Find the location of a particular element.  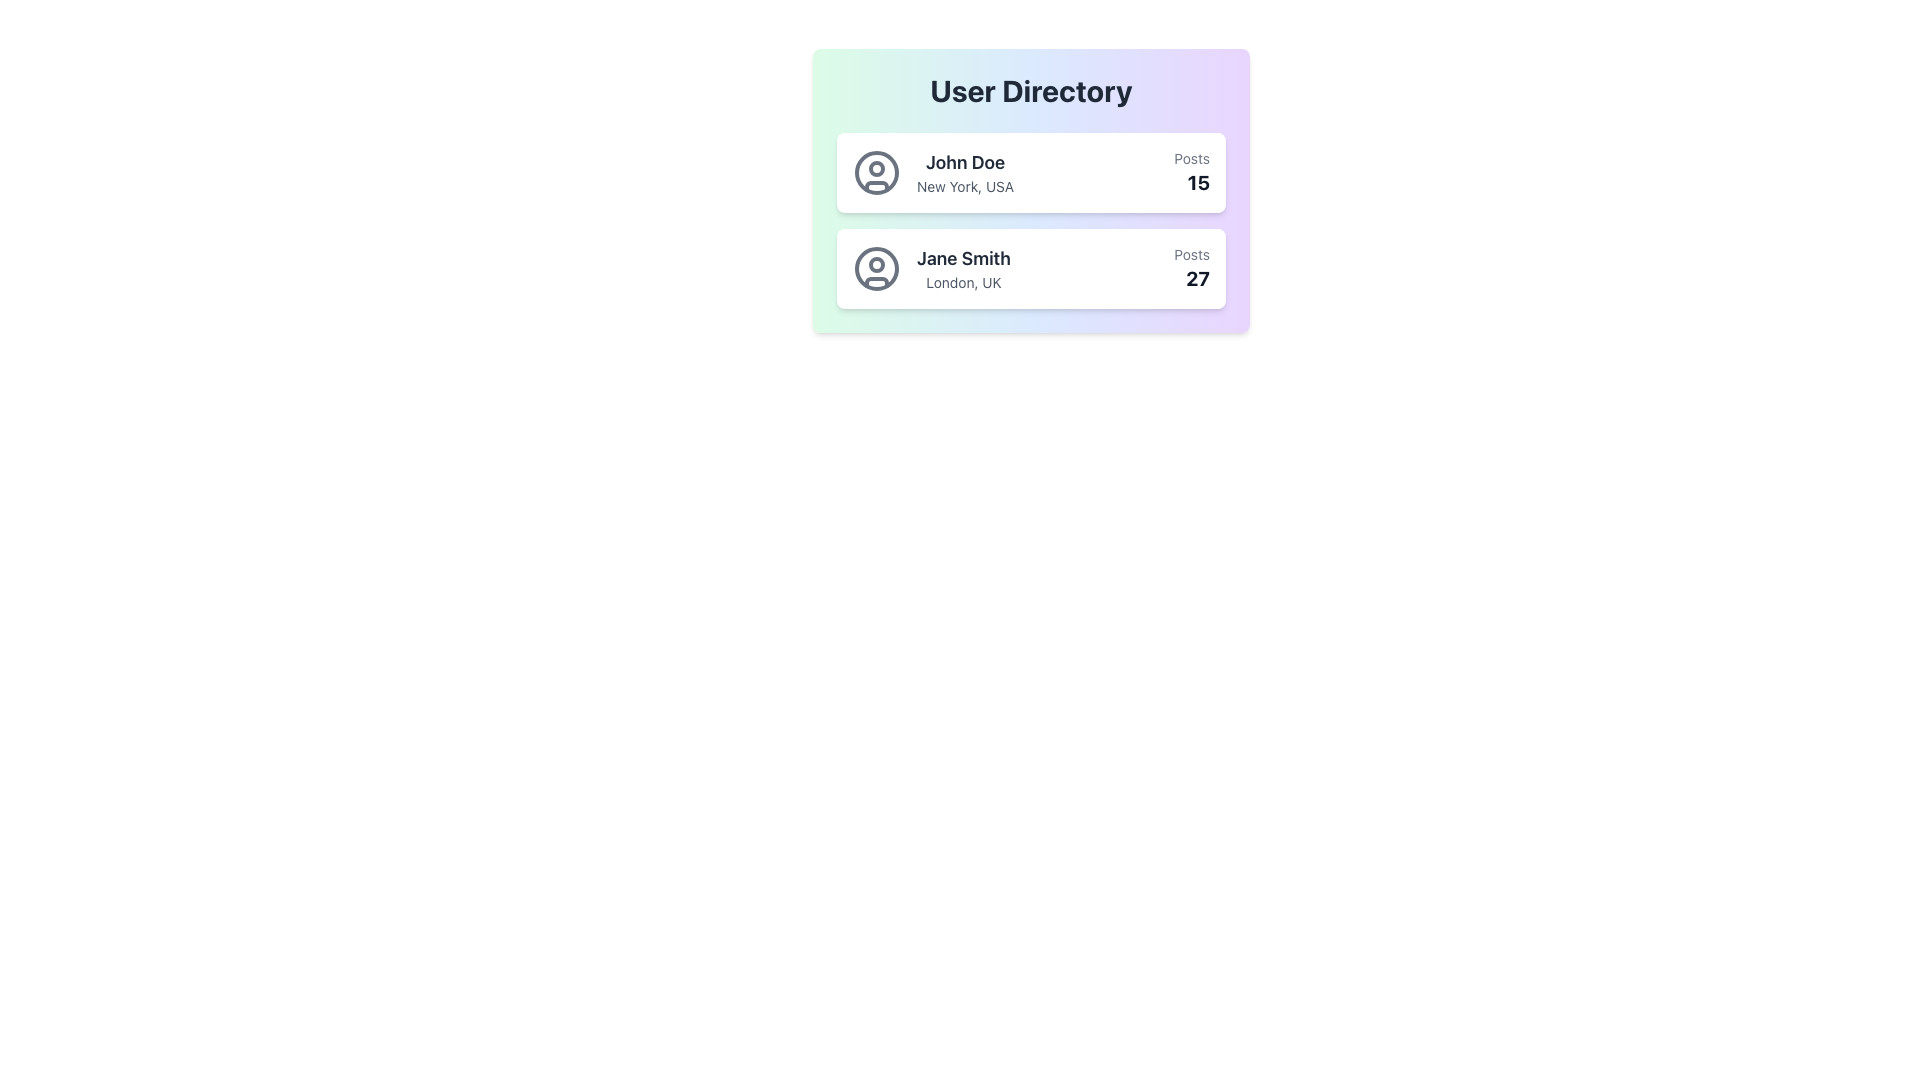

the small light gray text label displaying 'London, UK' is located at coordinates (964, 282).